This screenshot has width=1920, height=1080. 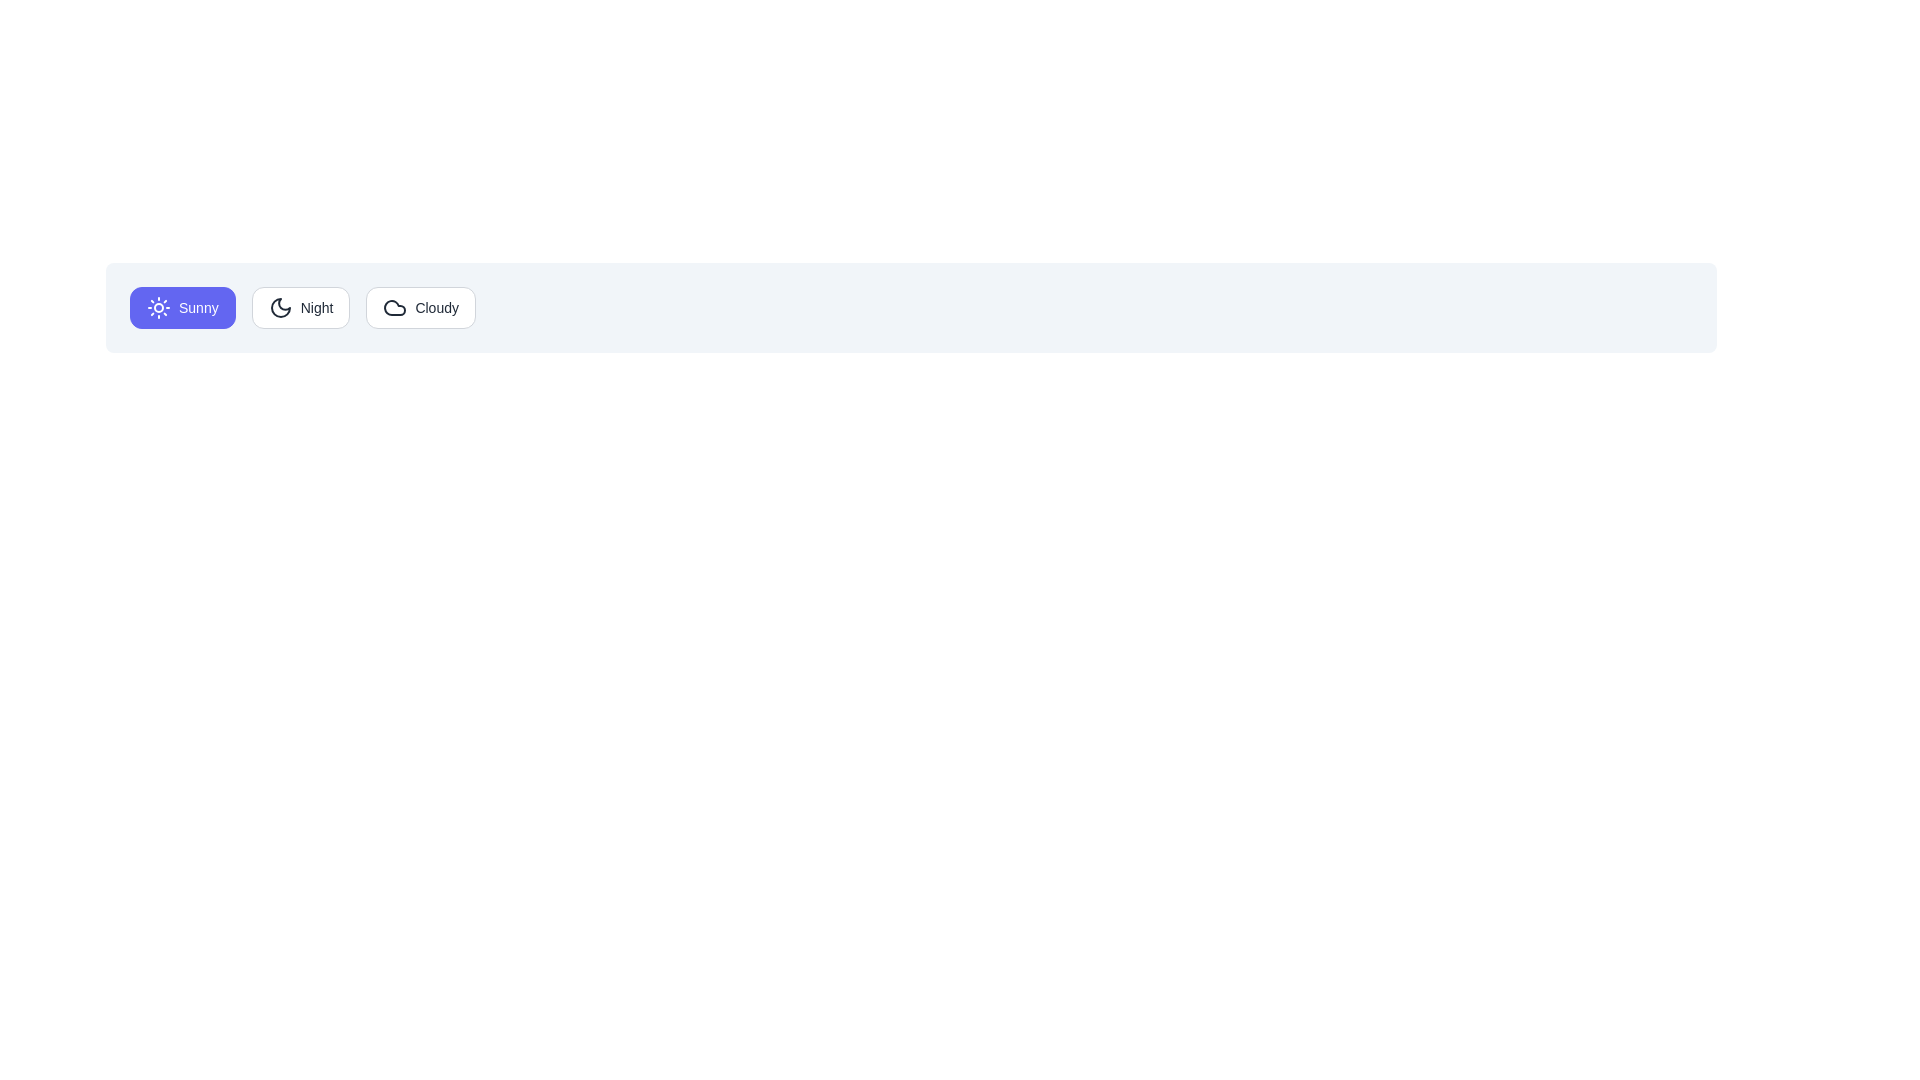 I want to click on the theme by clicking on the button labeled Sunny, so click(x=182, y=308).